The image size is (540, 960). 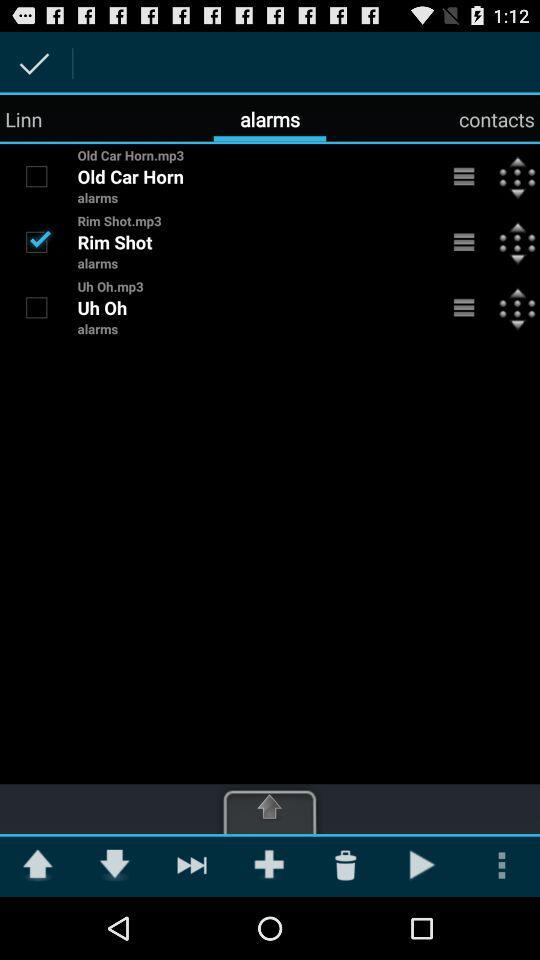 What do you see at coordinates (36, 240) in the screenshot?
I see `option` at bounding box center [36, 240].